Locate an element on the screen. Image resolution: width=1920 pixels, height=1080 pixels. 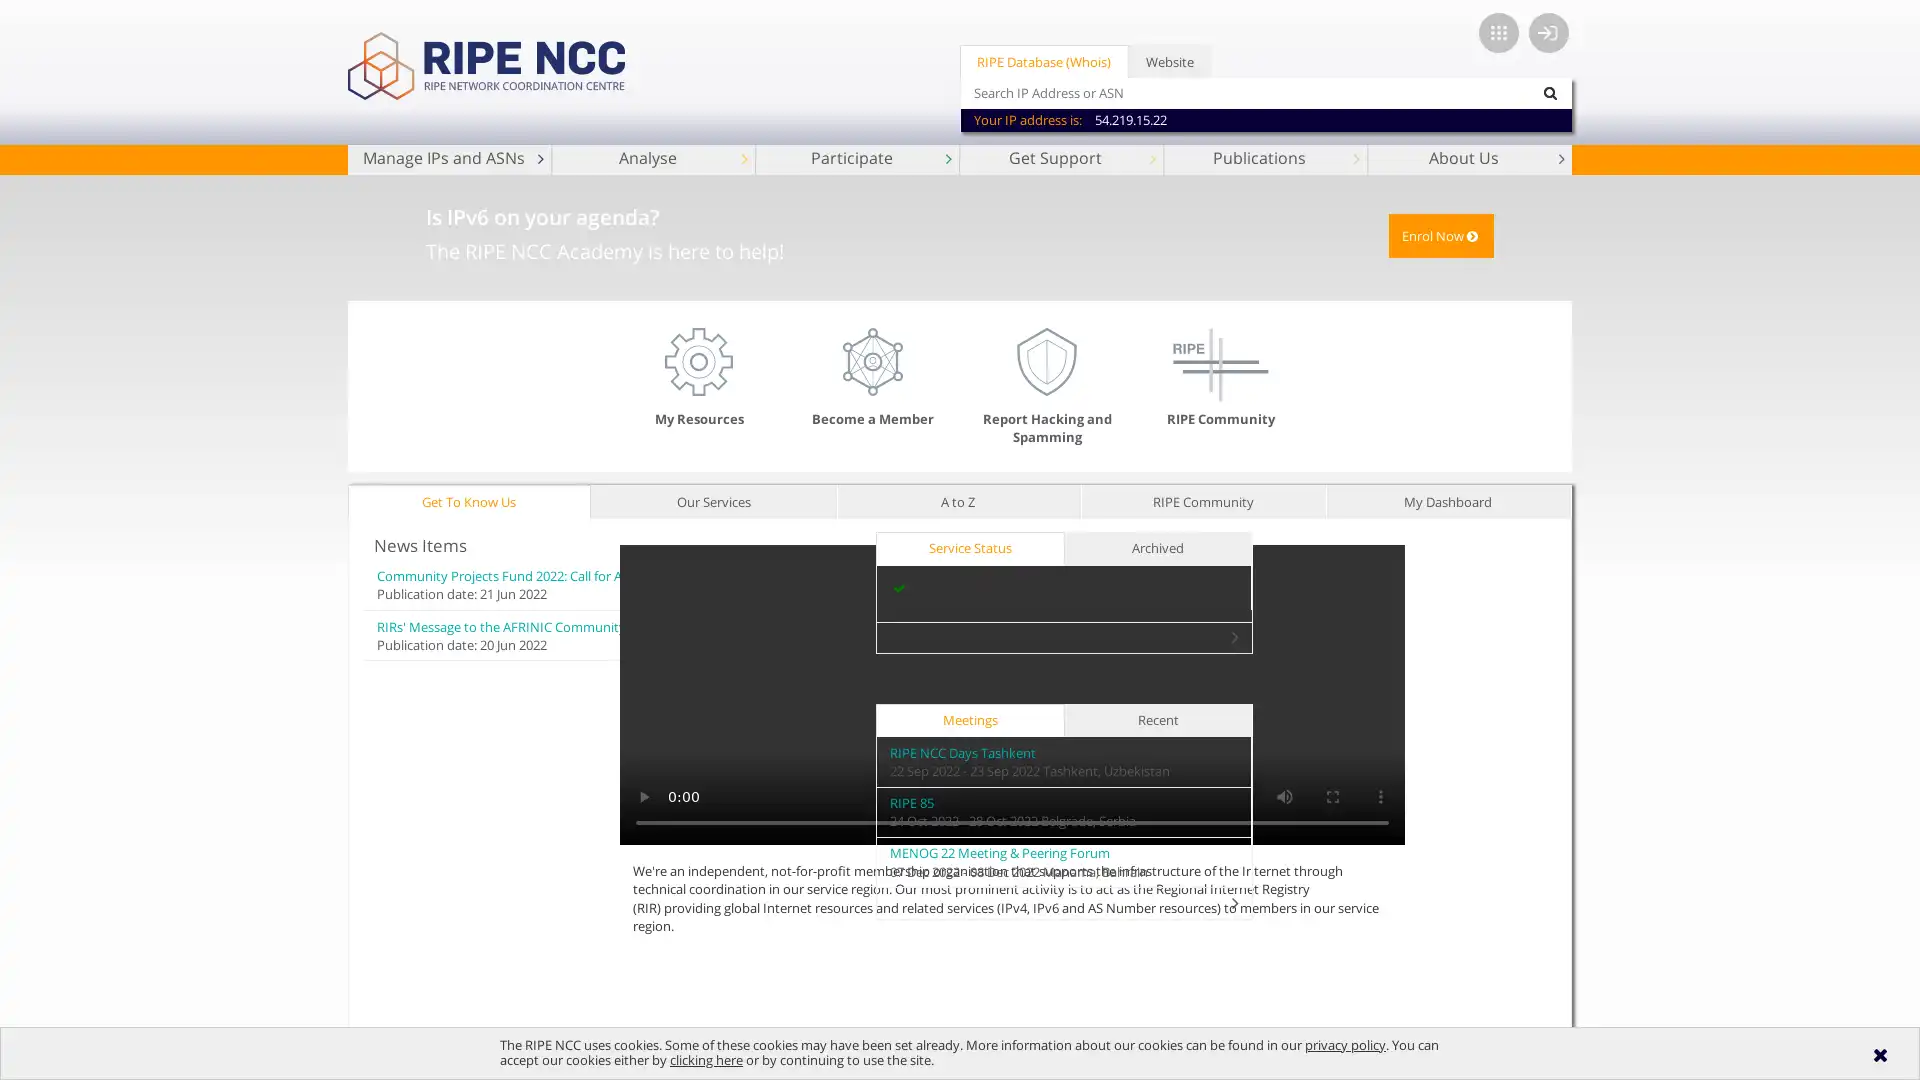
show more media controls is located at coordinates (1530, 794).